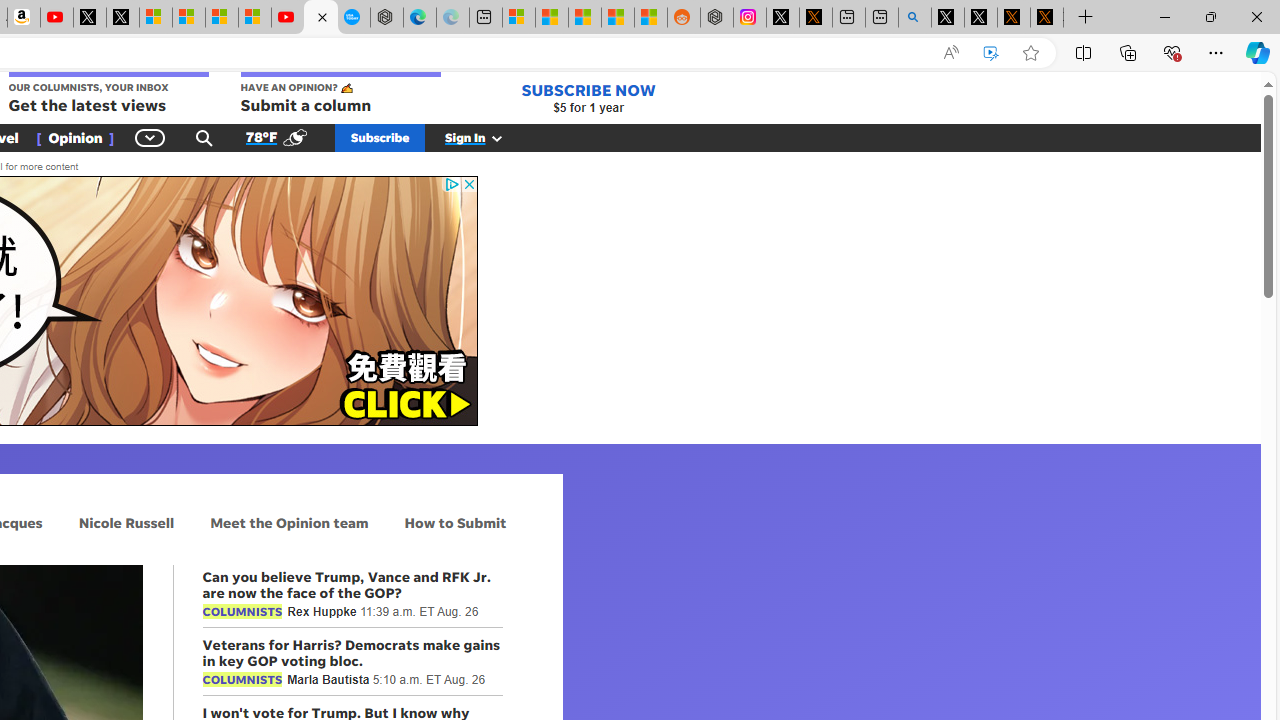 Image resolution: width=1280 pixels, height=720 pixels. I want to click on 'Class: gnt_n_se_a_svg', so click(204, 136).